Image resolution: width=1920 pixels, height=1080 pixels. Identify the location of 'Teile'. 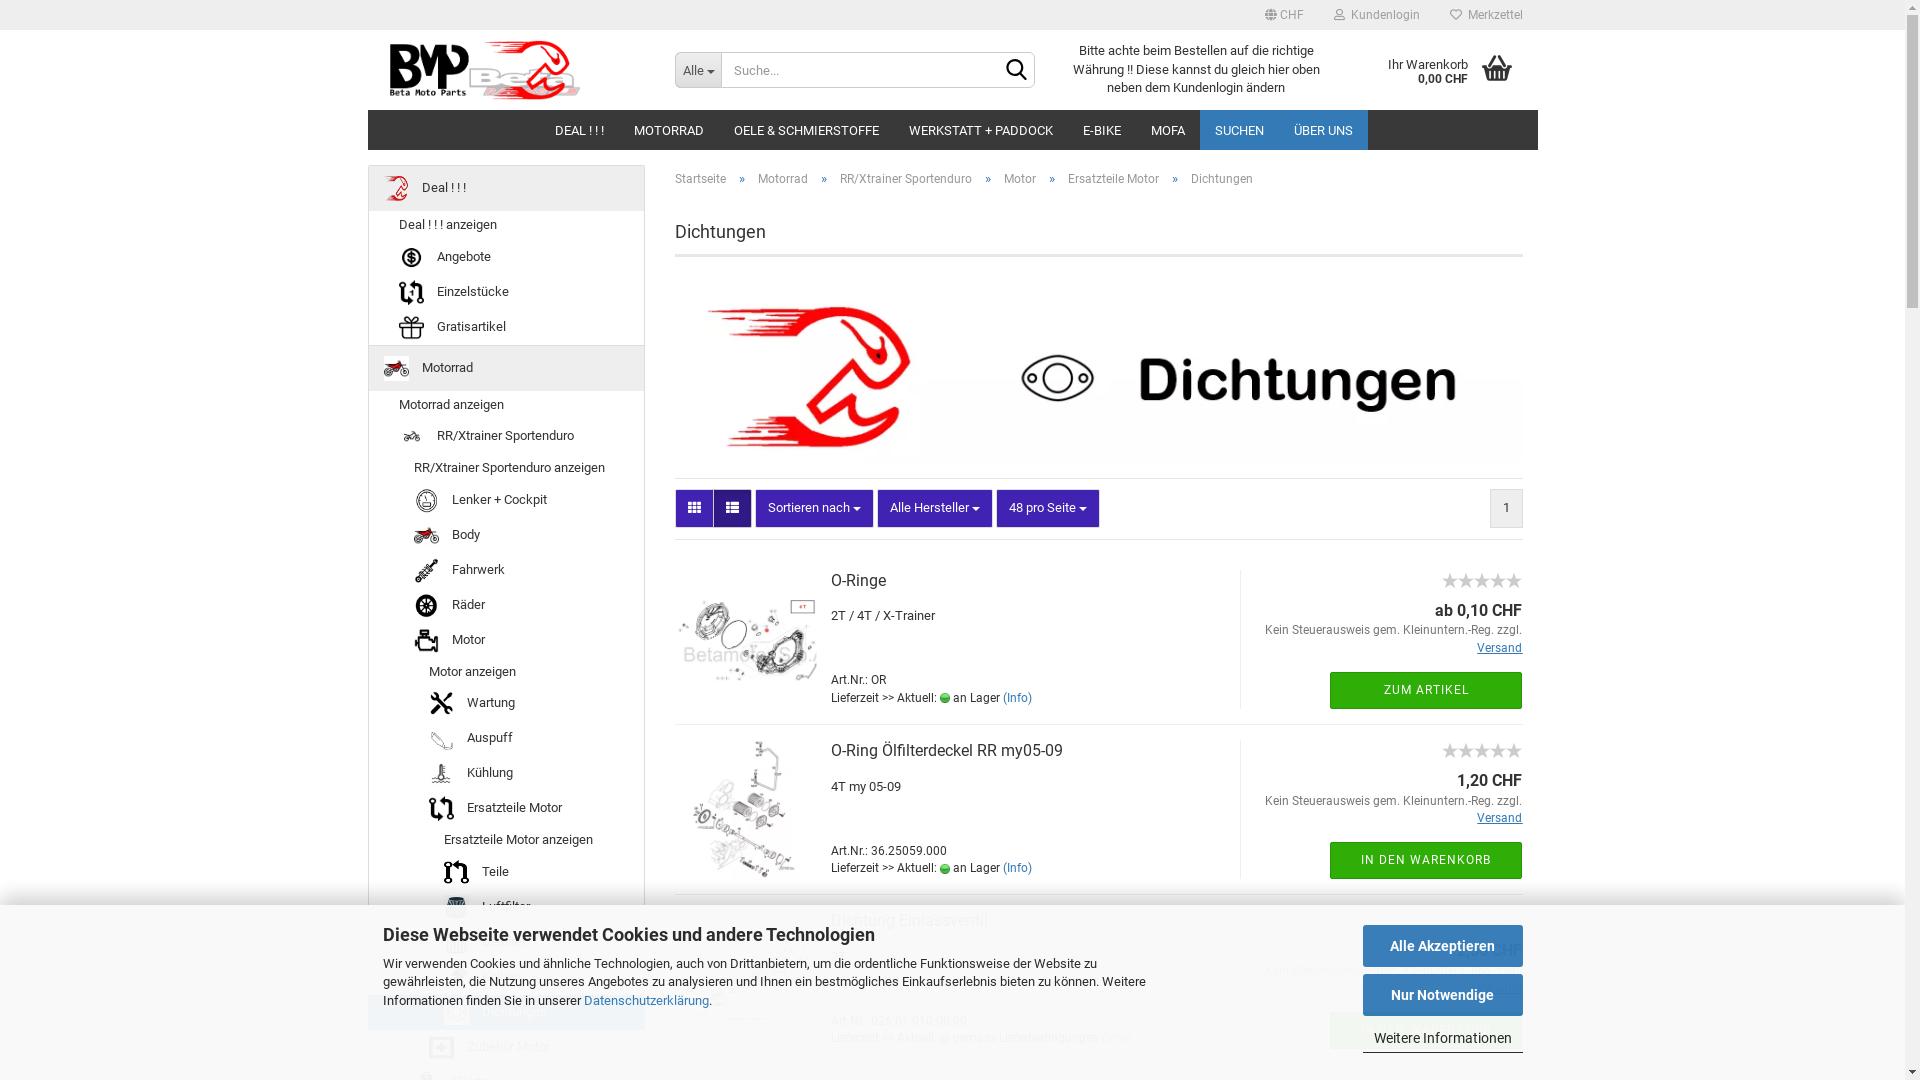
(505, 871).